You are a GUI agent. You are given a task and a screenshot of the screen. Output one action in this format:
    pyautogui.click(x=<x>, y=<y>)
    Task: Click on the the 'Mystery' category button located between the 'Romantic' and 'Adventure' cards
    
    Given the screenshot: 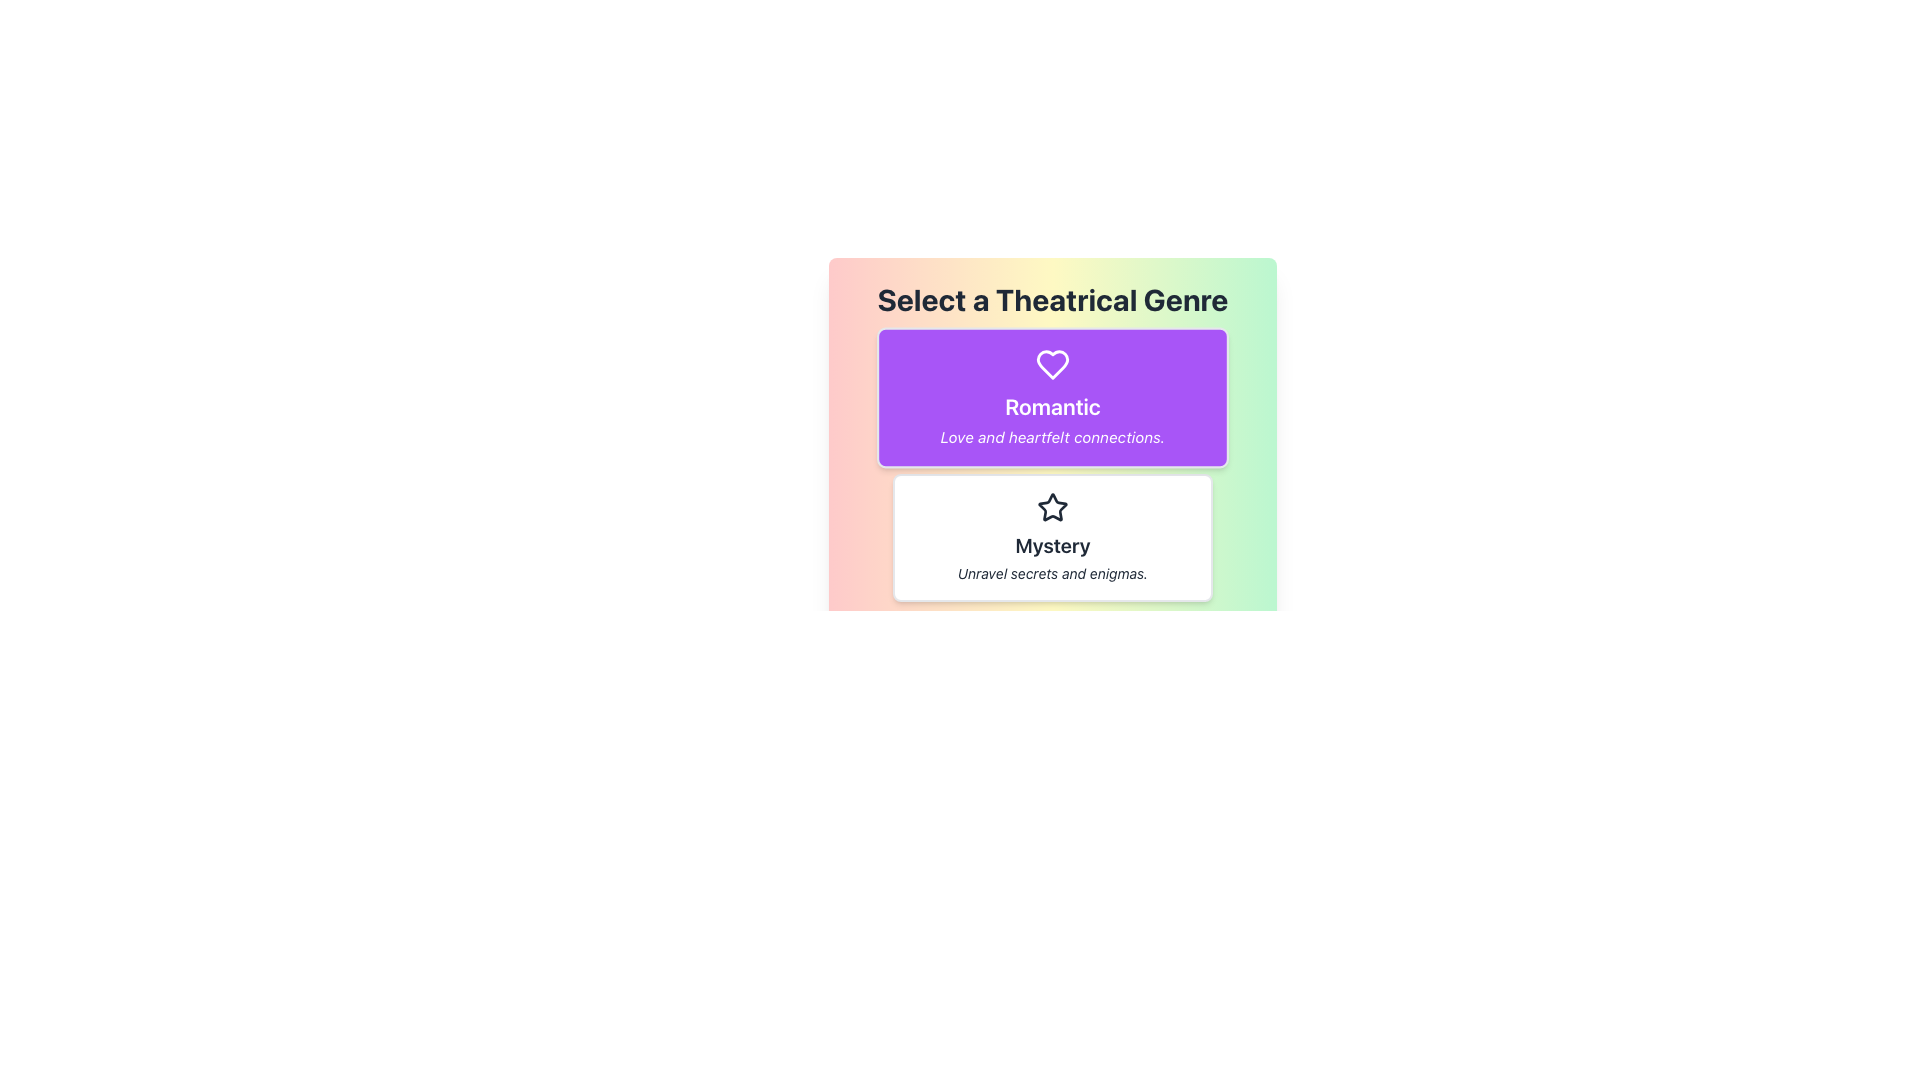 What is the action you would take?
    pyautogui.click(x=1051, y=536)
    